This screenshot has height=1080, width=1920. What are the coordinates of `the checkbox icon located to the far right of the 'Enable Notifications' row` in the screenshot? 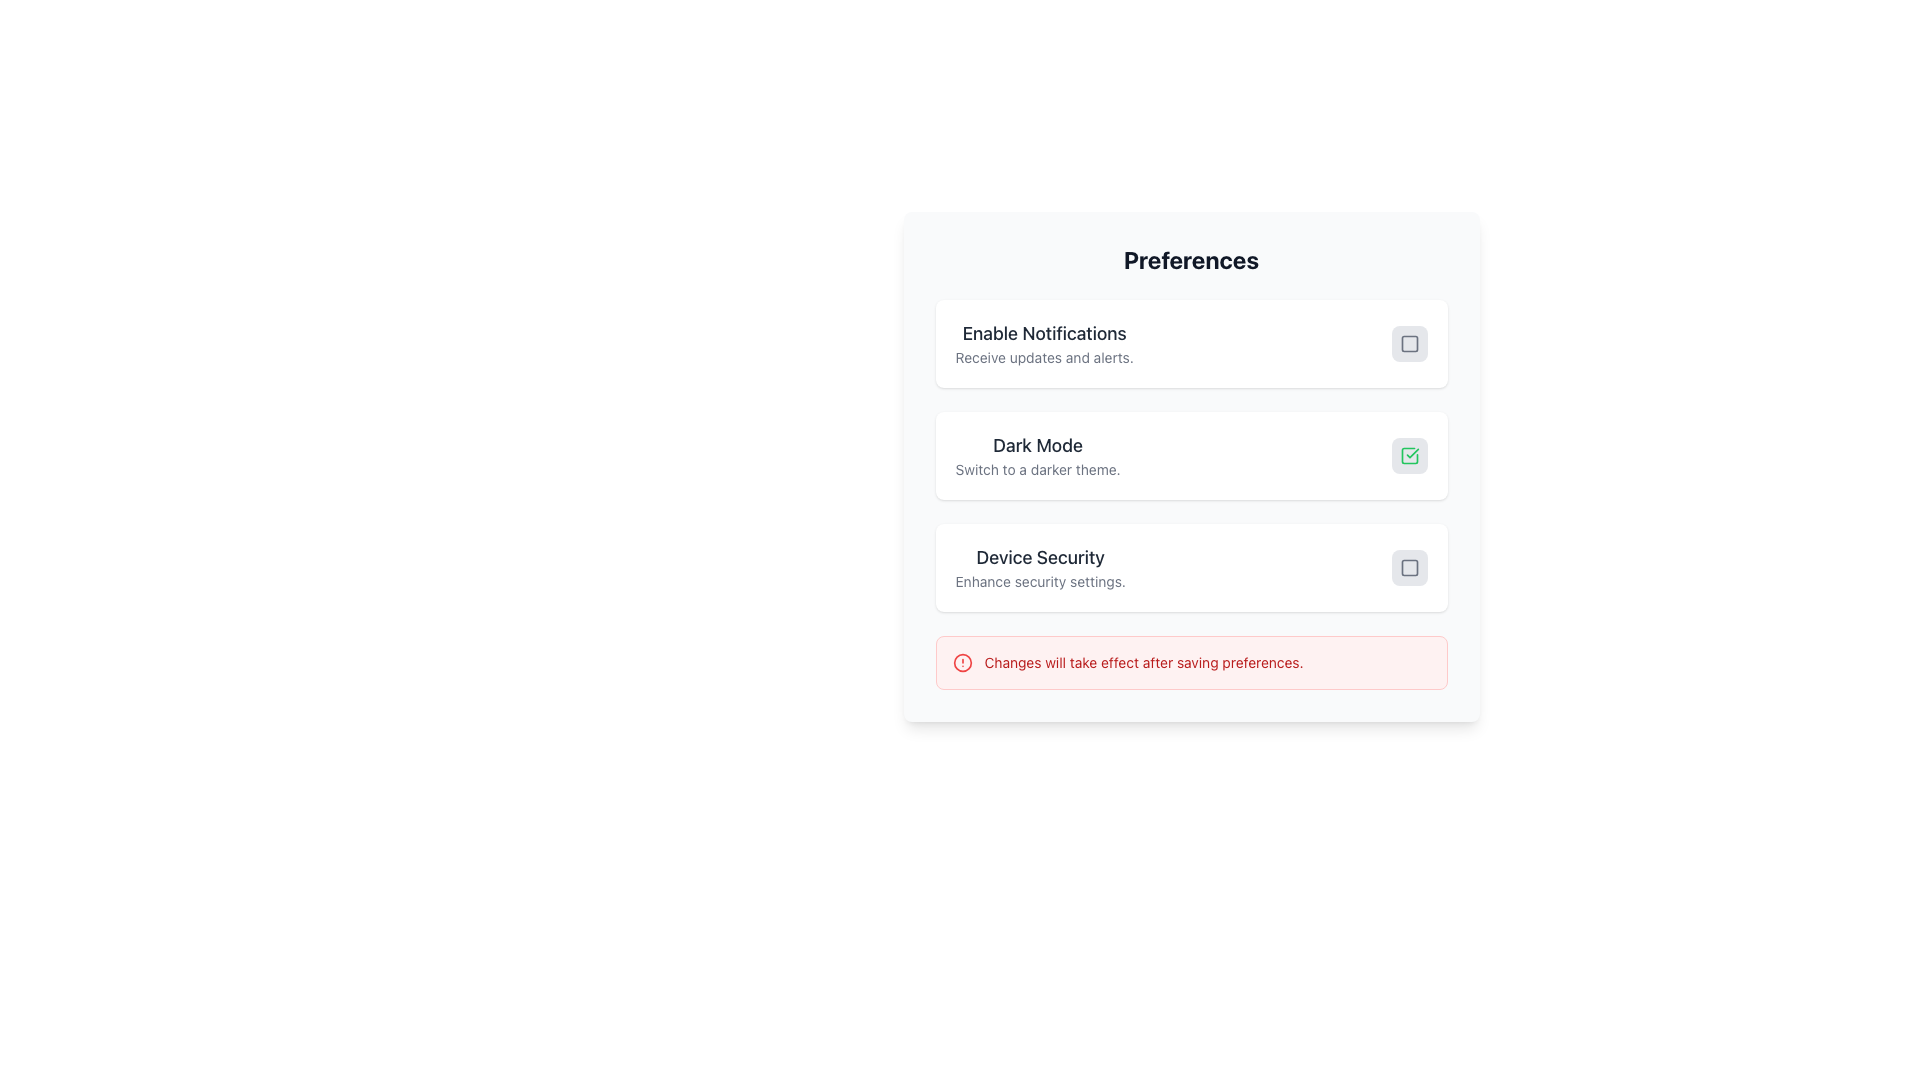 It's located at (1408, 342).